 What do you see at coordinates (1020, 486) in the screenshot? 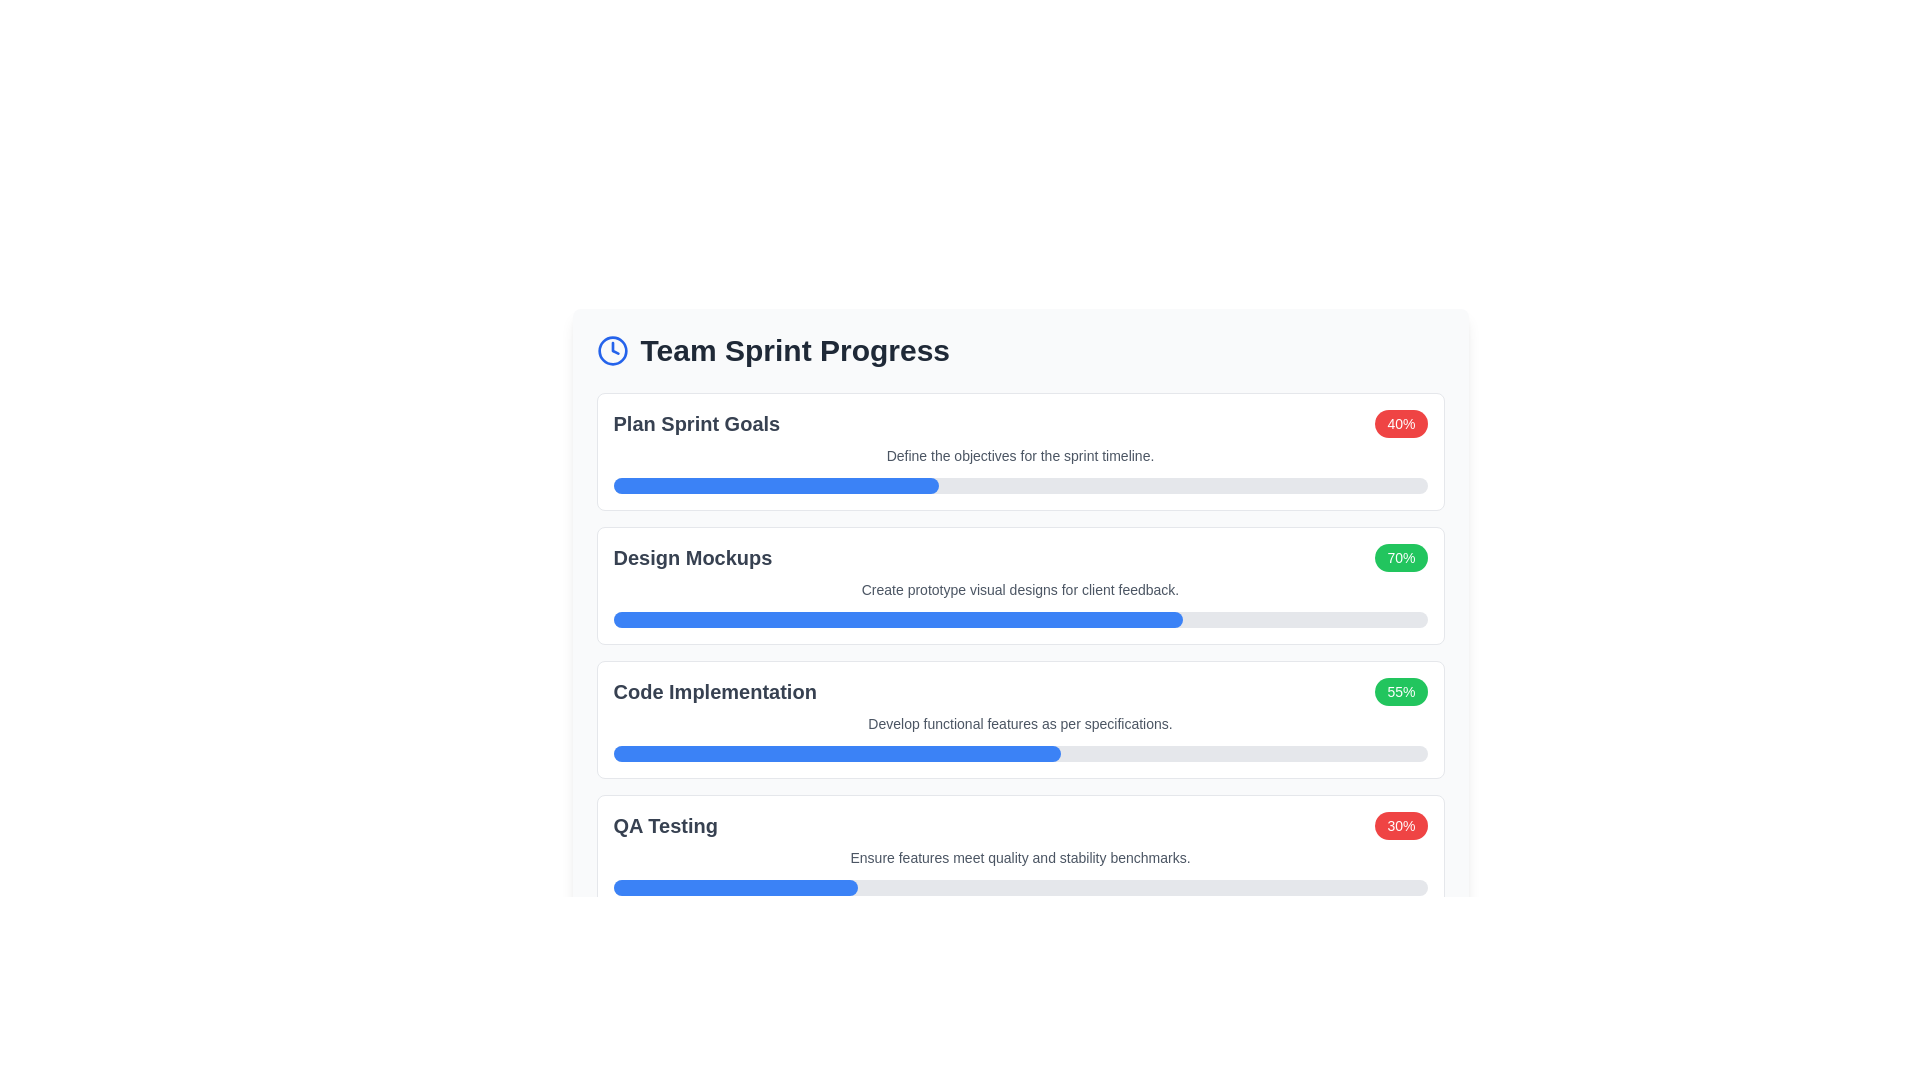
I see `the progress bar located in the 'Plan Sprint Goals' section of the 'Team Sprint Progress' interface, which visually represents a 40% completion of the associated task` at bounding box center [1020, 486].